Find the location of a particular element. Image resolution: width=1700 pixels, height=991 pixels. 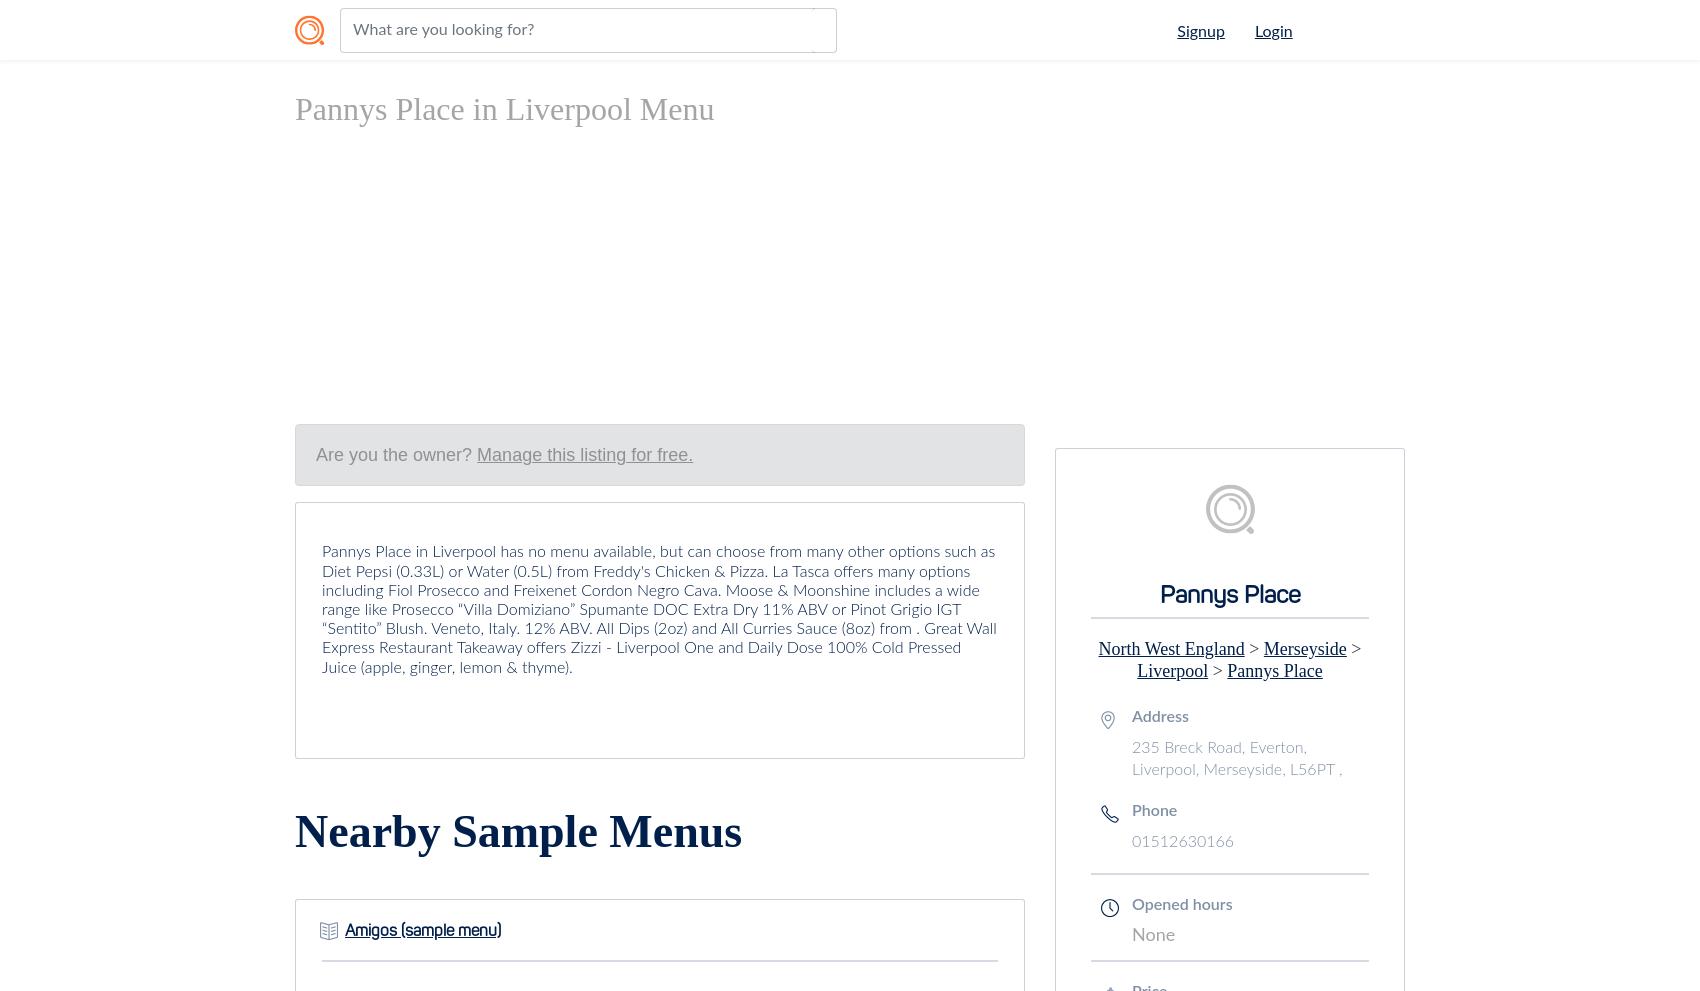

'Signup' is located at coordinates (1199, 31).